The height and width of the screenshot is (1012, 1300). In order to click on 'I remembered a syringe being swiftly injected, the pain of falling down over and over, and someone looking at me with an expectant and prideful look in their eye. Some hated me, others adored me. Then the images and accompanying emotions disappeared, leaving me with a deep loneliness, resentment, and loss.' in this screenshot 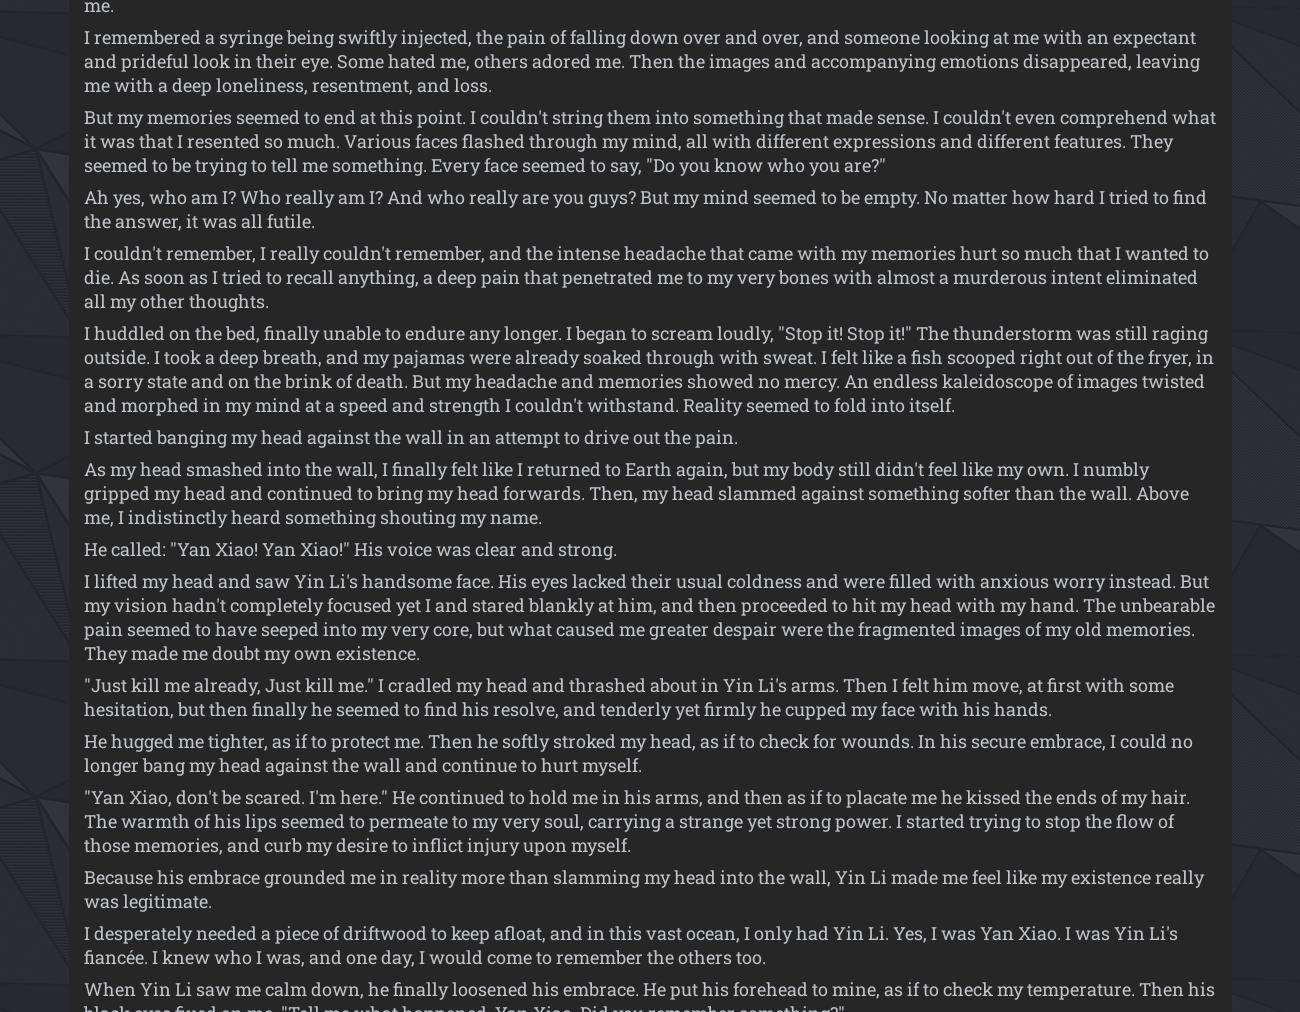, I will do `click(641, 60)`.